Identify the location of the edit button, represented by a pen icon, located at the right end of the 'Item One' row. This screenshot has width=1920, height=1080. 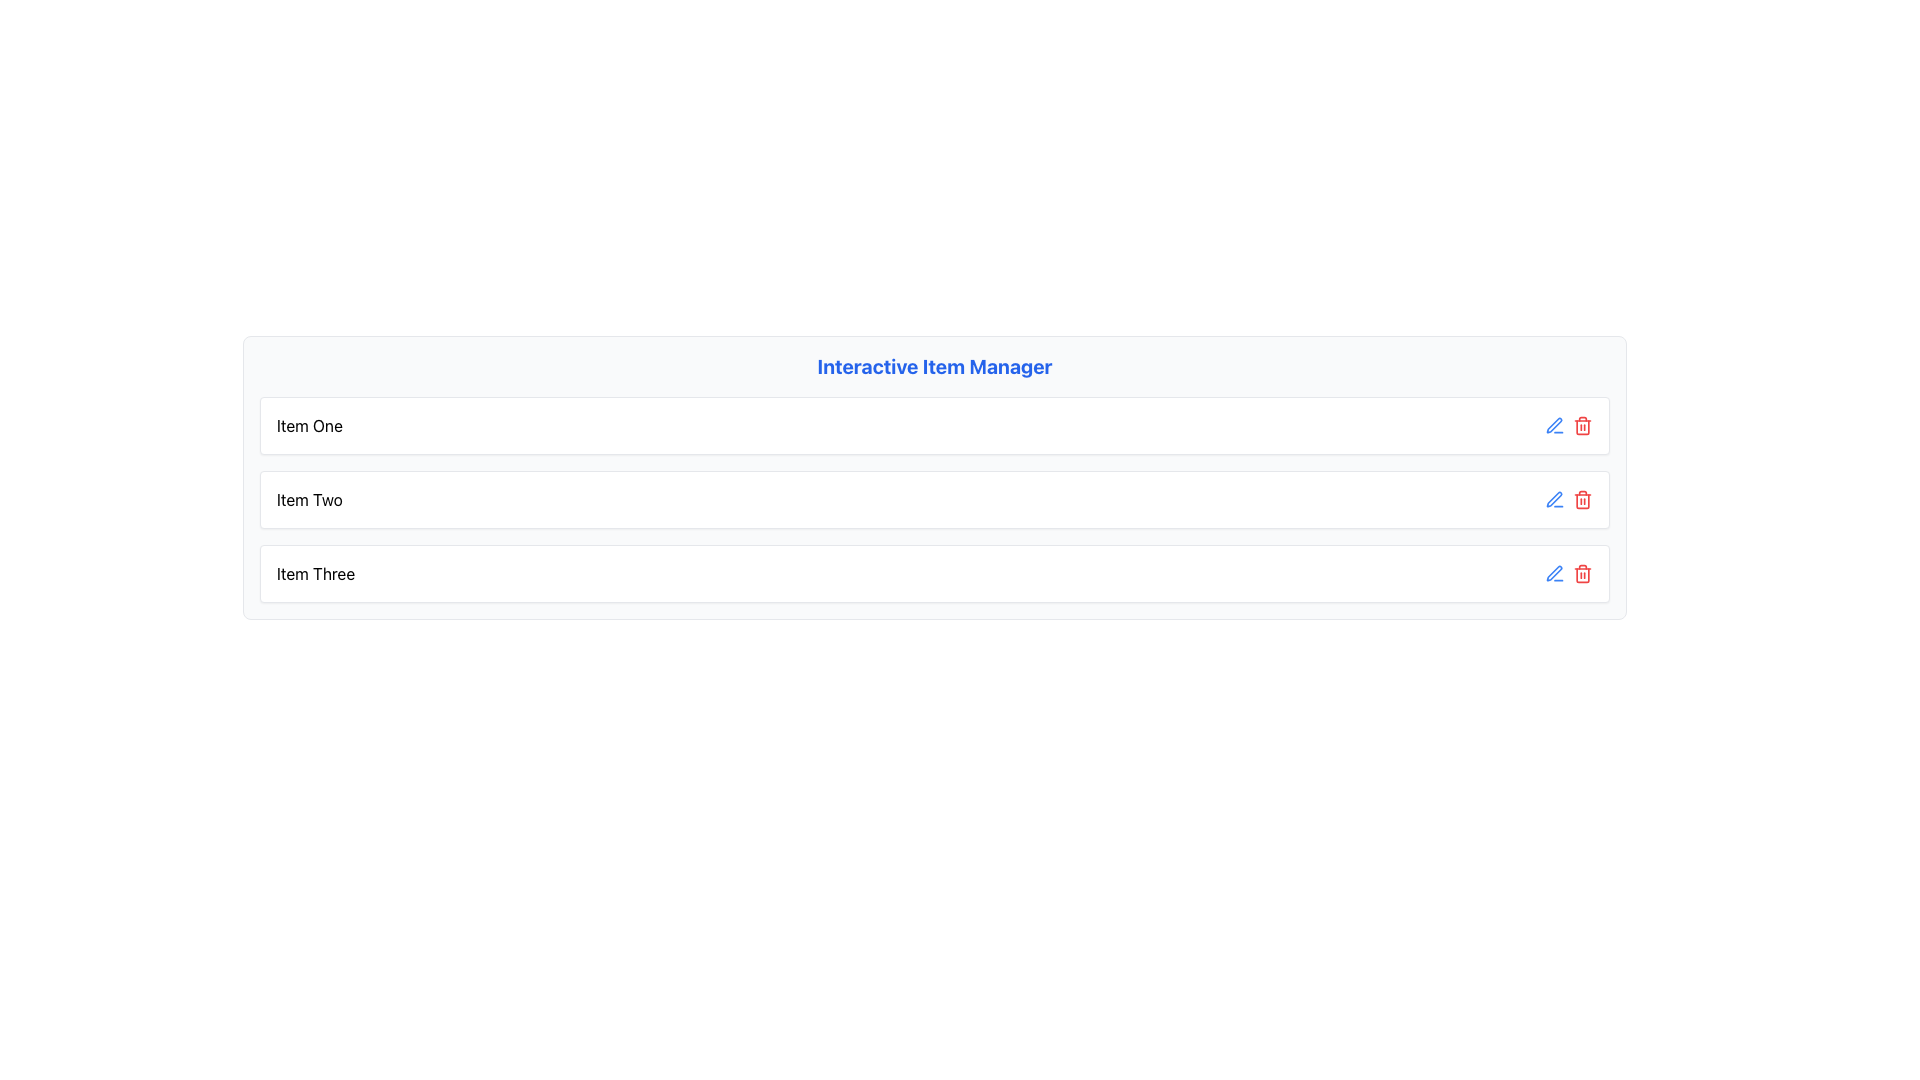
(1554, 574).